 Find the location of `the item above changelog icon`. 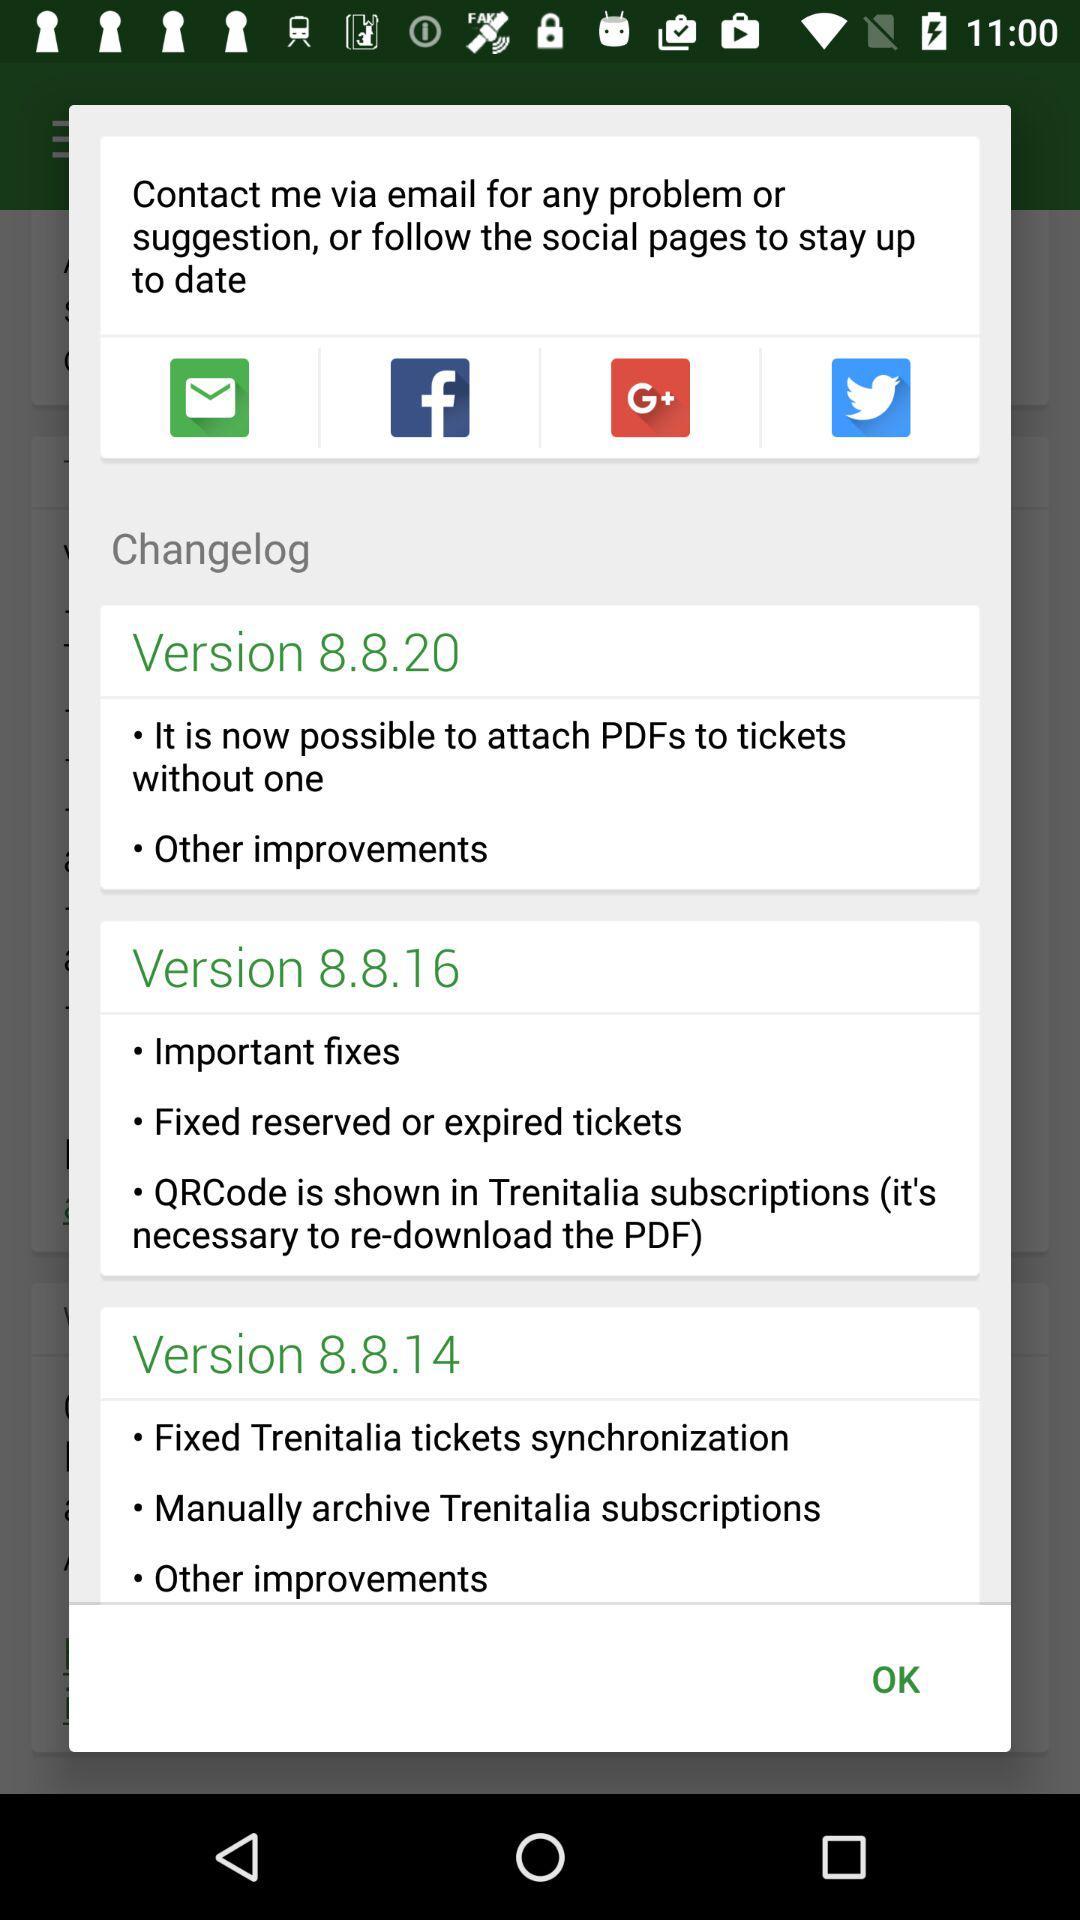

the item above changelog icon is located at coordinates (209, 397).